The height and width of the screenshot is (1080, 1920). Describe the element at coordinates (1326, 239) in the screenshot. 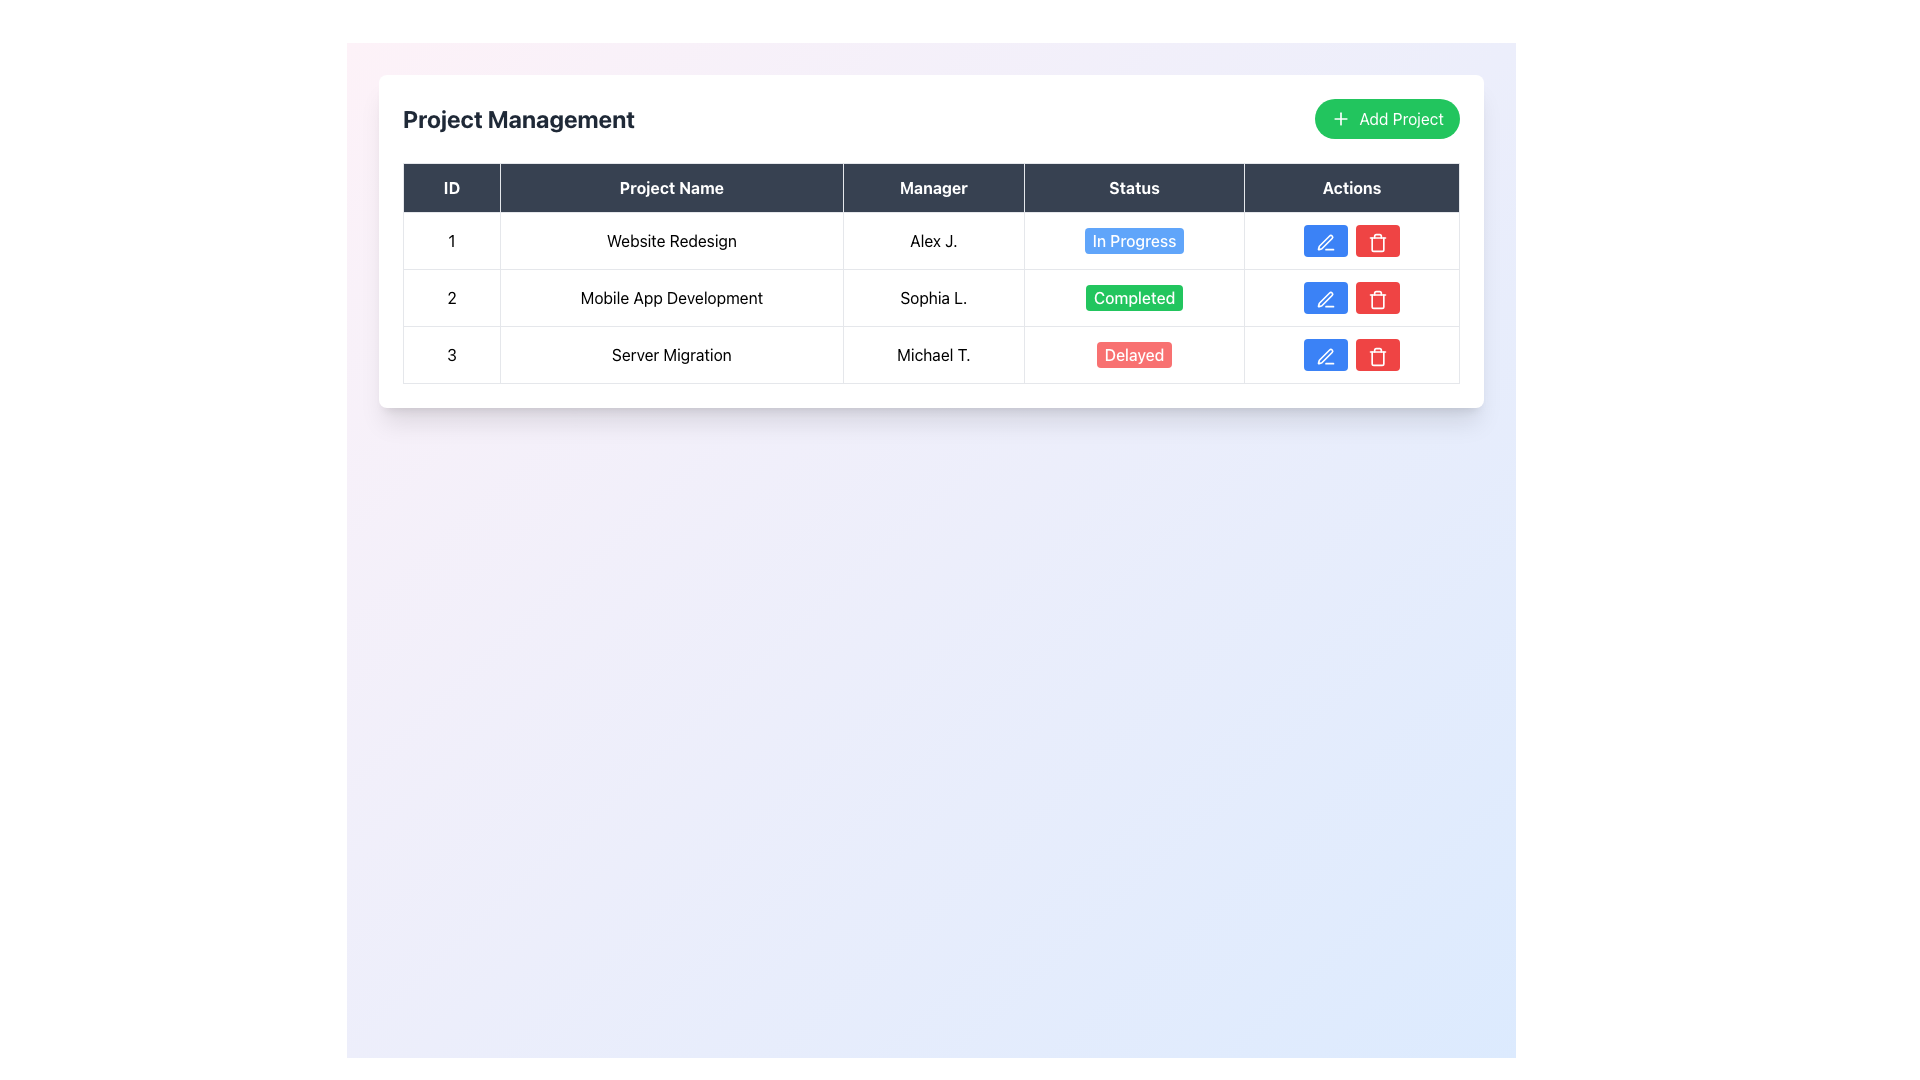

I see `the edit button in the 'Actions' column of the first row` at that location.